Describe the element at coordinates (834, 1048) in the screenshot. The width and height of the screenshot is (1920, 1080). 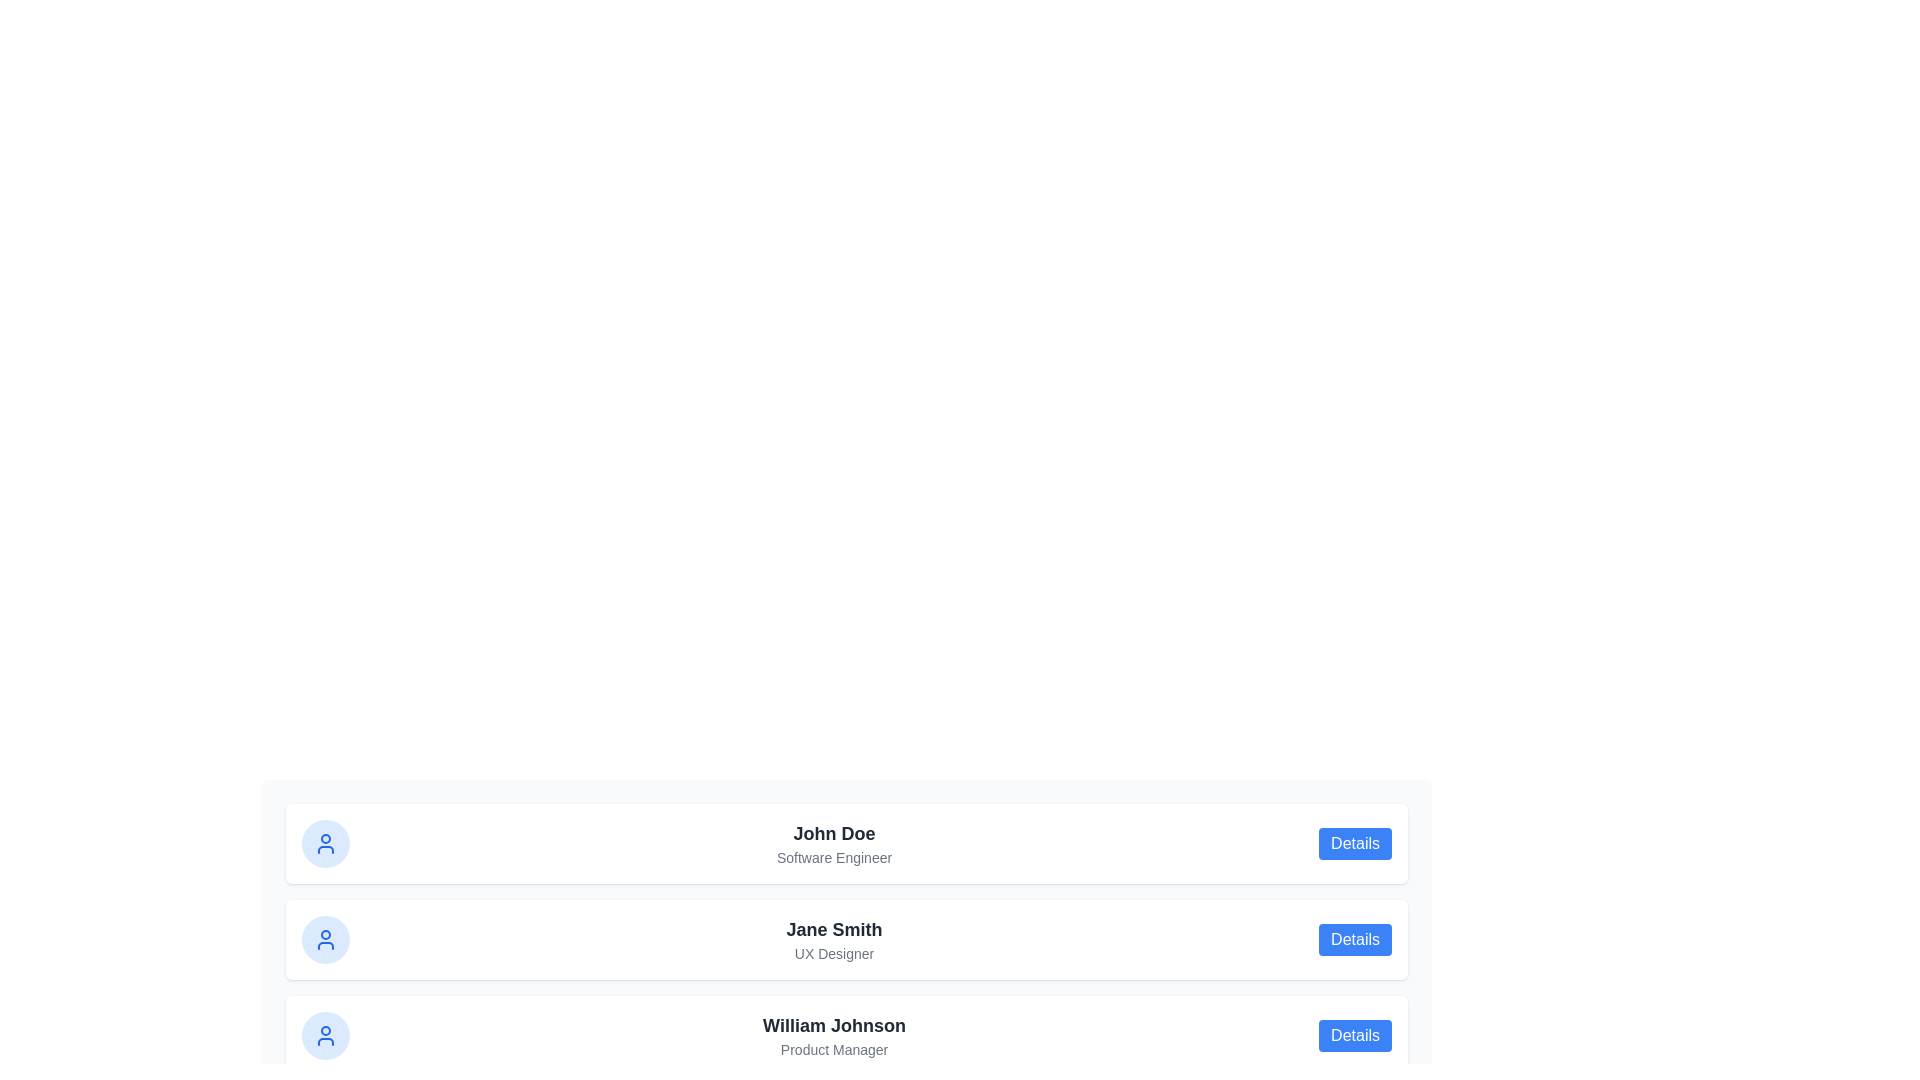
I see `the text label displaying 'Product Manager', which is in gray color and located below 'William Johnson'` at that location.